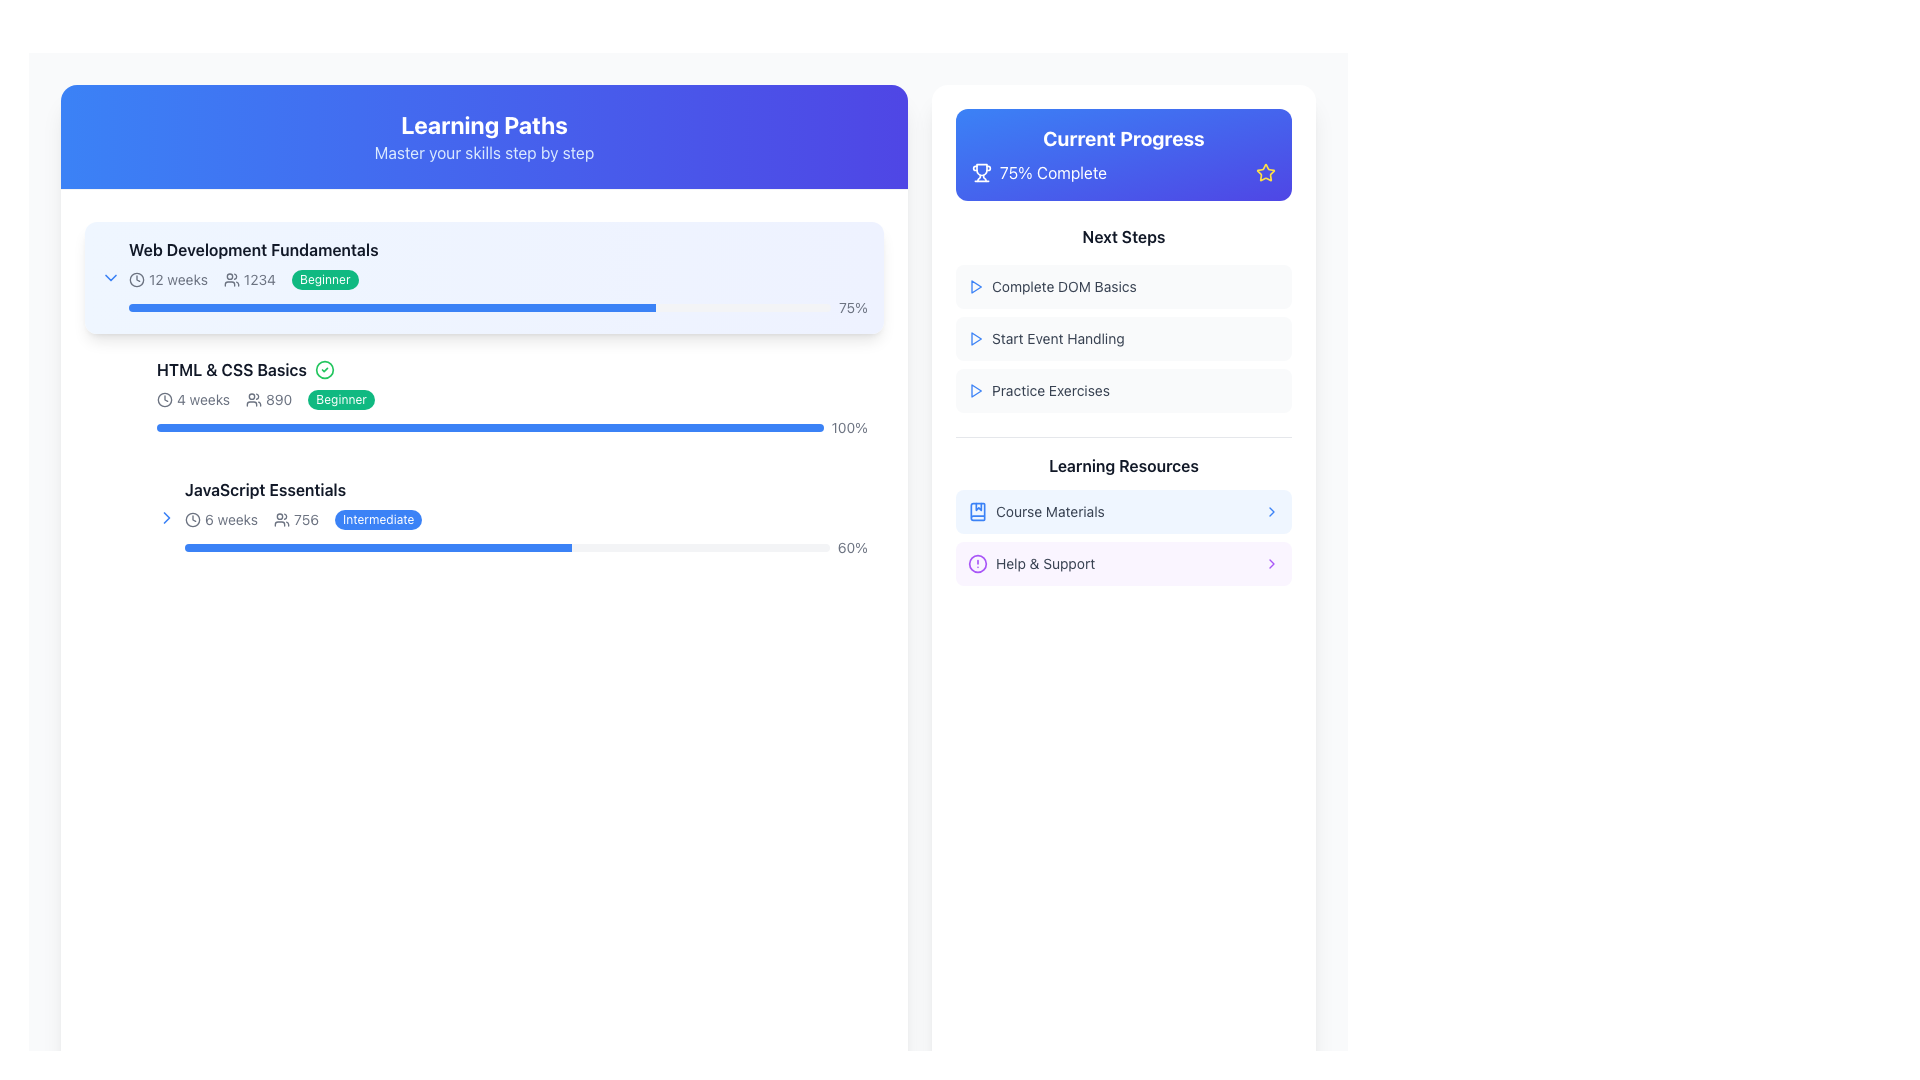 The width and height of the screenshot is (1920, 1080). I want to click on the informational group displaying summarized course information, including duration, participant count, and skill level, located below the title 'HTML & CSS Basics' and above the learning progress bar, so click(512, 400).